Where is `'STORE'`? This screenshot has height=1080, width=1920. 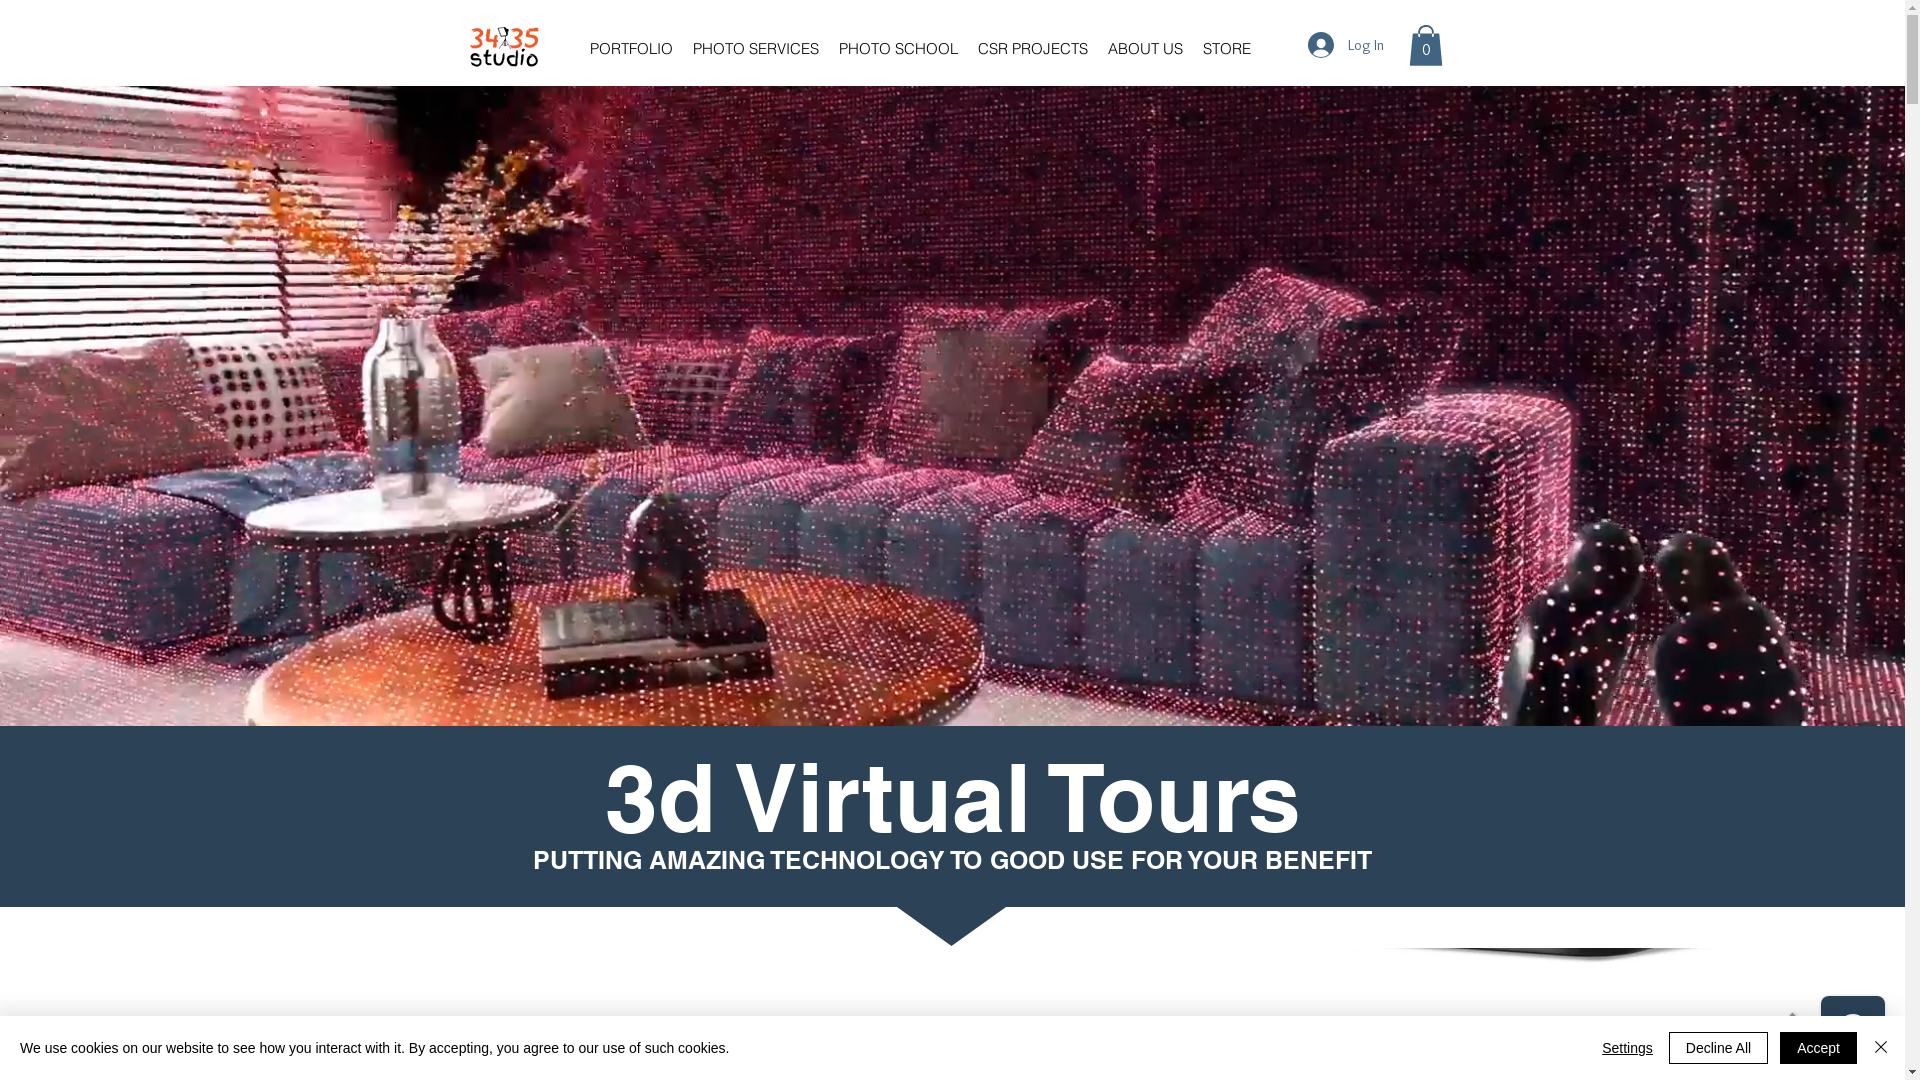 'STORE' is located at coordinates (1224, 47).